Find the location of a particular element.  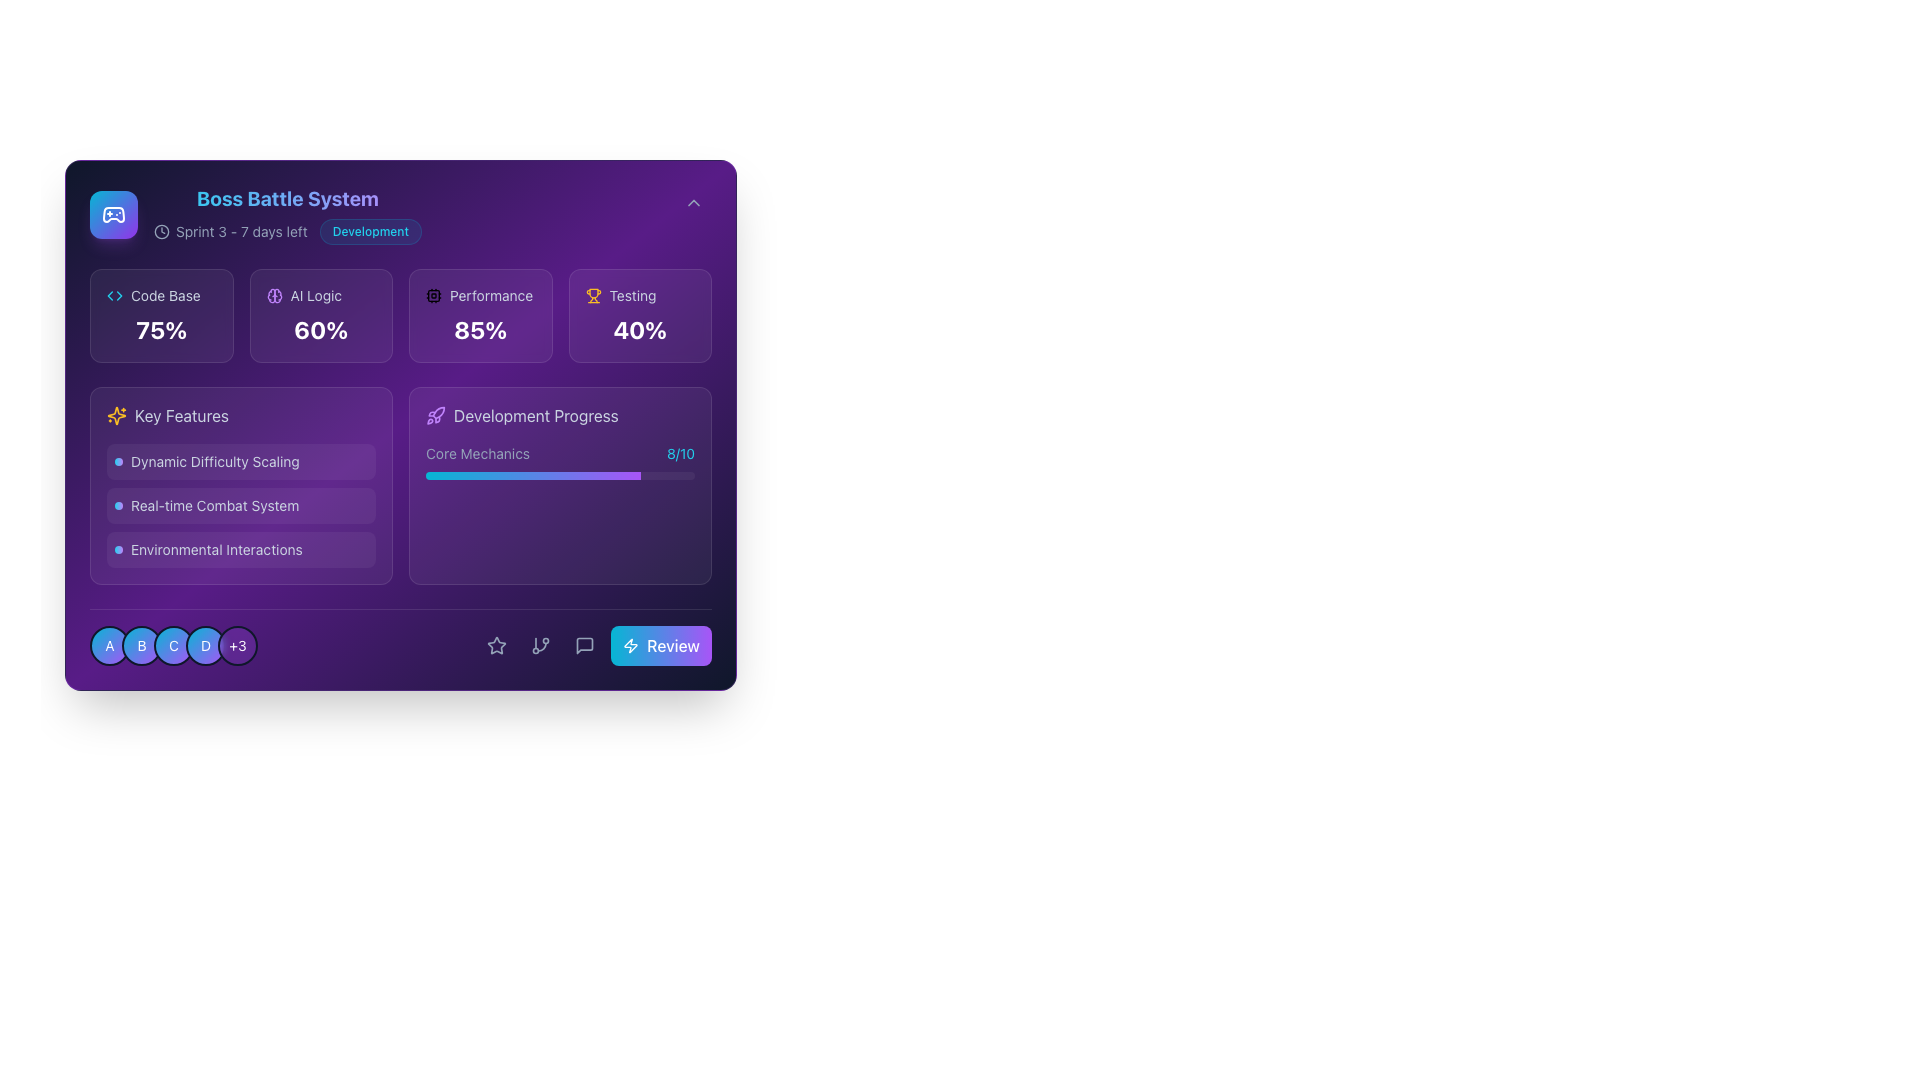

the 'Performance' label which displays the text in a small-sized font with a light slate color, located next to a CPU icon in the performance metrics section is located at coordinates (491, 296).